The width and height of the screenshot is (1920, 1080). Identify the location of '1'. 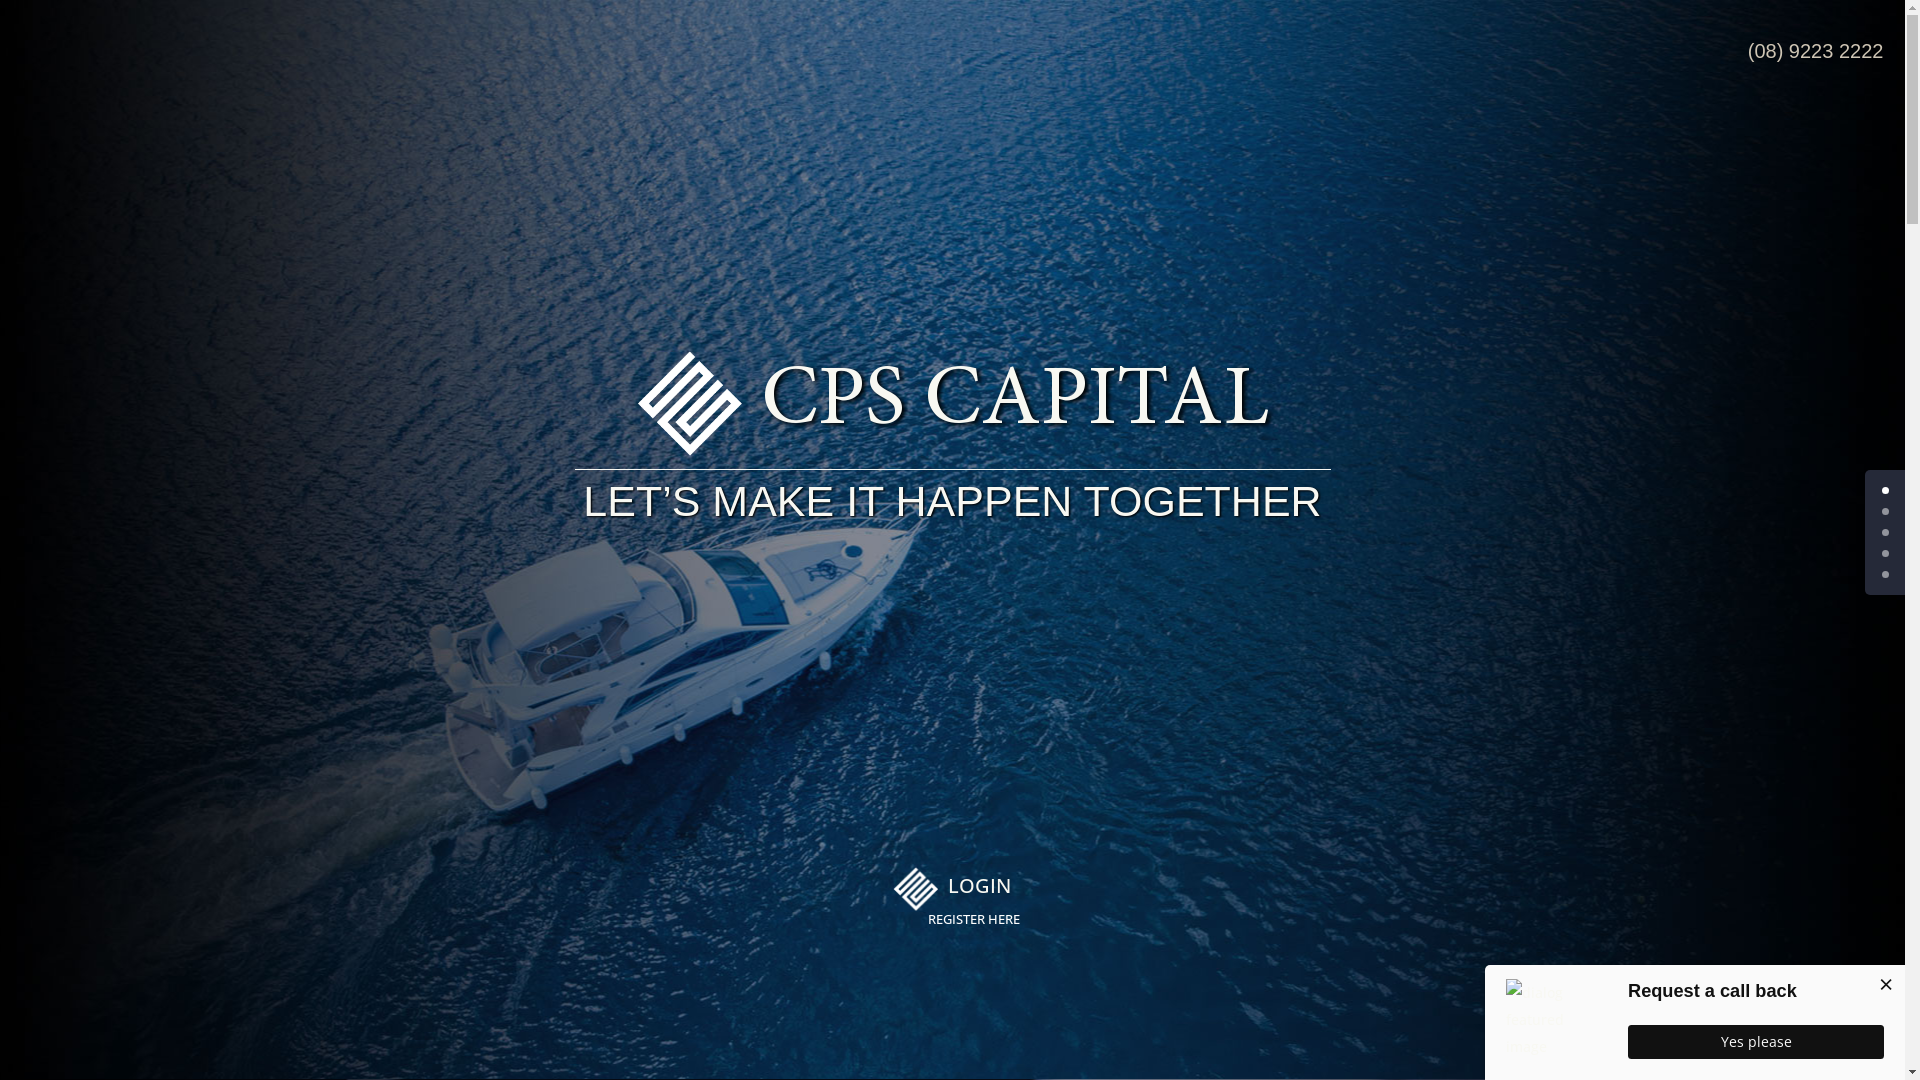
(1884, 510).